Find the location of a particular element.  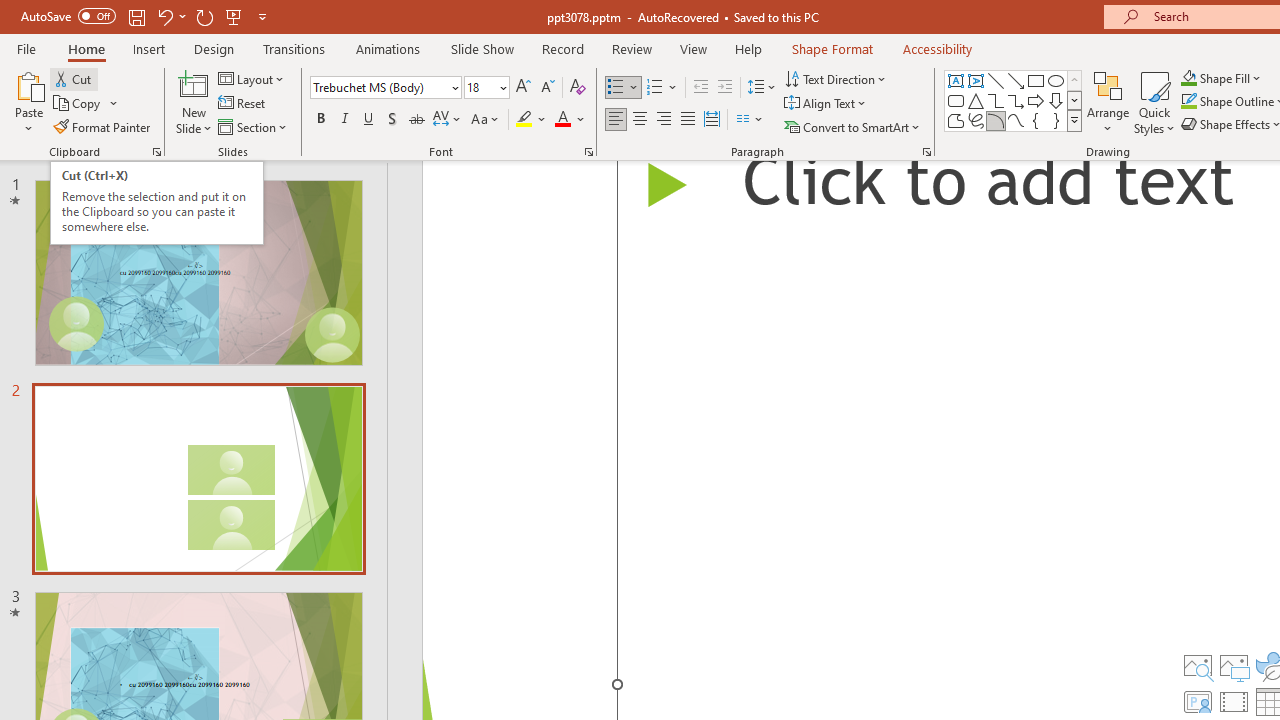

'Shape Format' is located at coordinates (832, 48).